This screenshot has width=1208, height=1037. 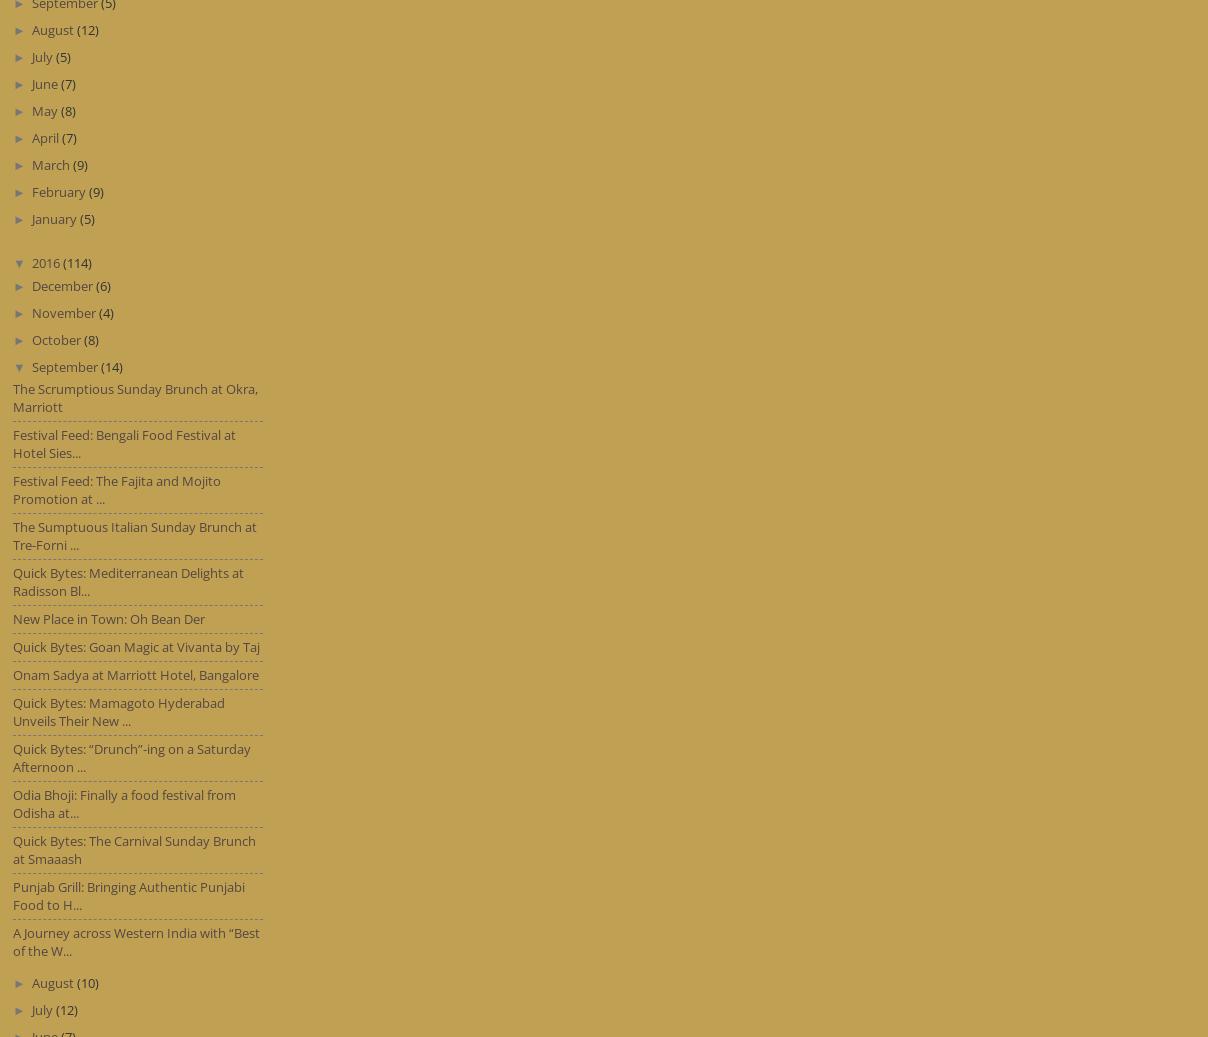 What do you see at coordinates (133, 850) in the screenshot?
I see `'Quick Bytes: The Carnival Sunday Brunch at Smaaash'` at bounding box center [133, 850].